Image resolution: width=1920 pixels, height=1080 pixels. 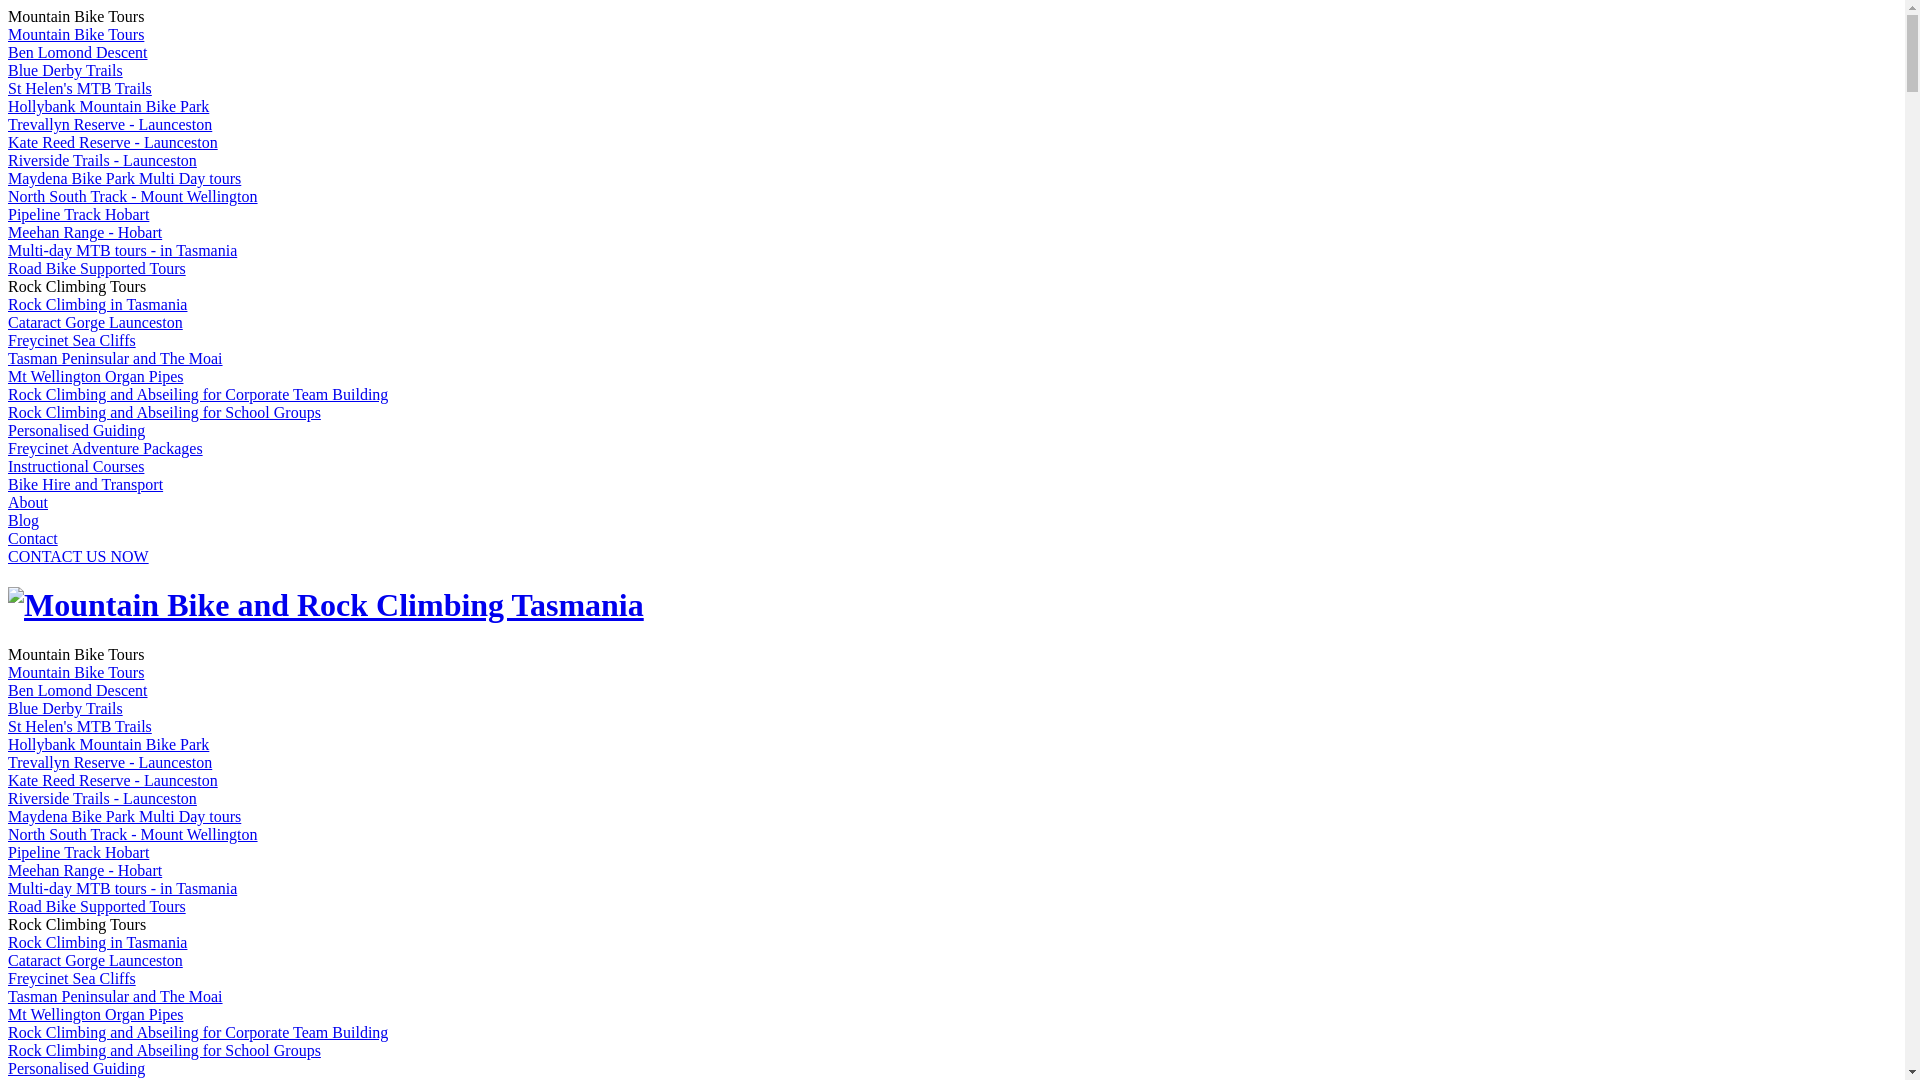 I want to click on 'Multi-day MTB tours - in Tasmania', so click(x=121, y=249).